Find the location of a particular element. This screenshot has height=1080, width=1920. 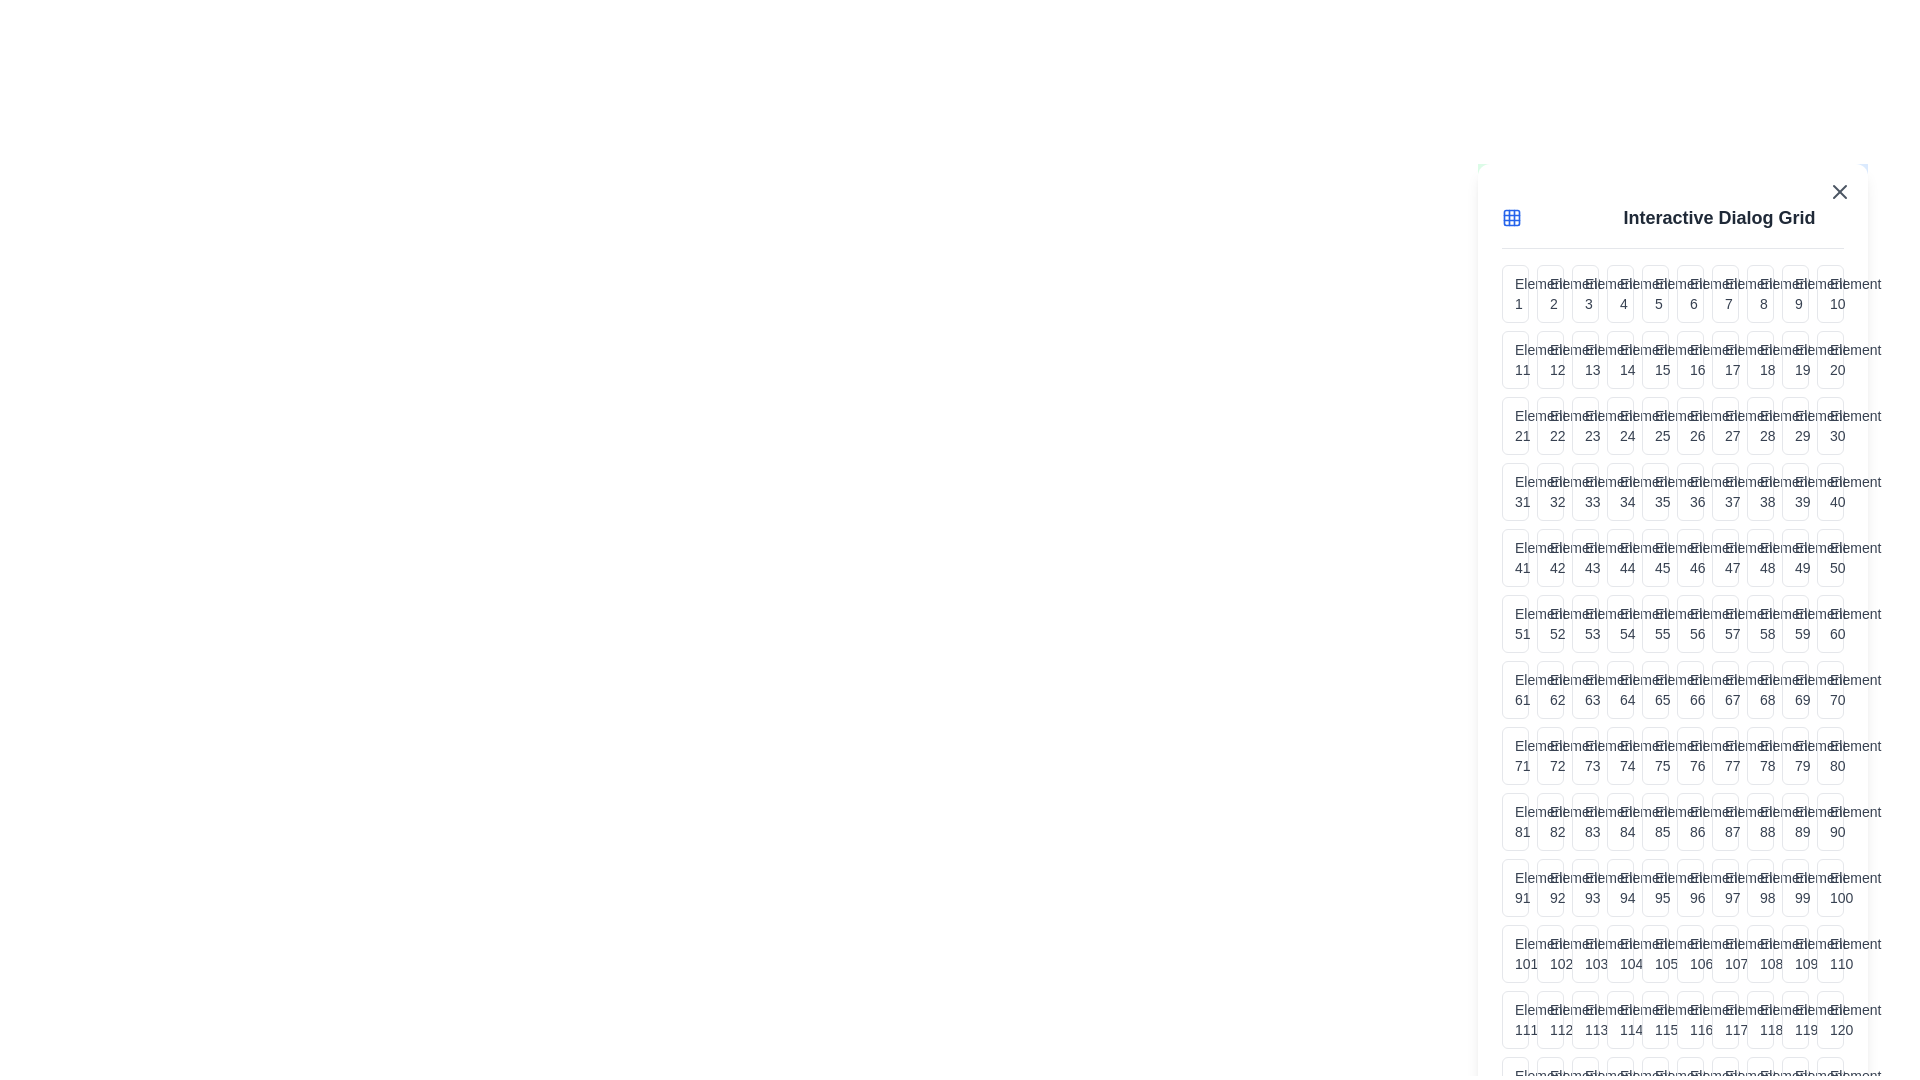

the dialog header title to focus on it is located at coordinates (1717, 218).